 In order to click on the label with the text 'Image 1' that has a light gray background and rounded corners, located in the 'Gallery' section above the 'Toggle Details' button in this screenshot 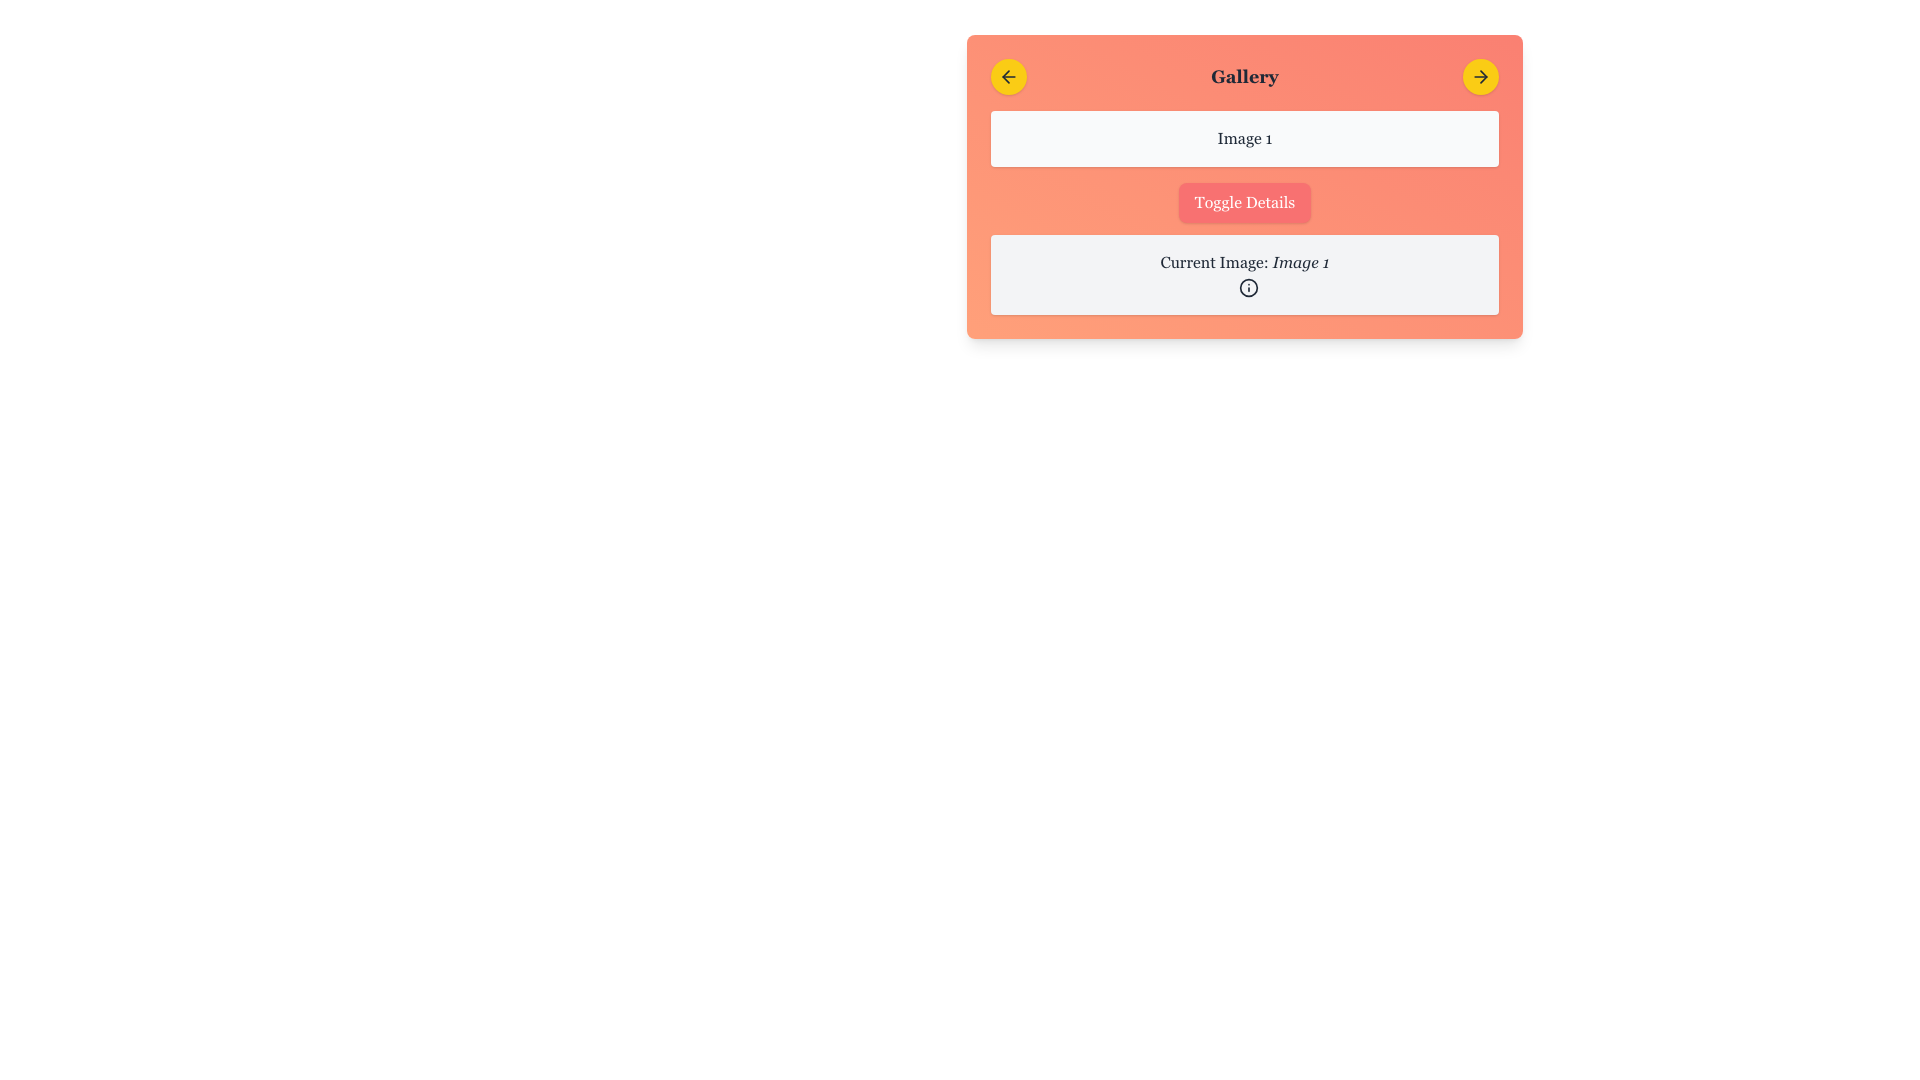, I will do `click(1243, 137)`.